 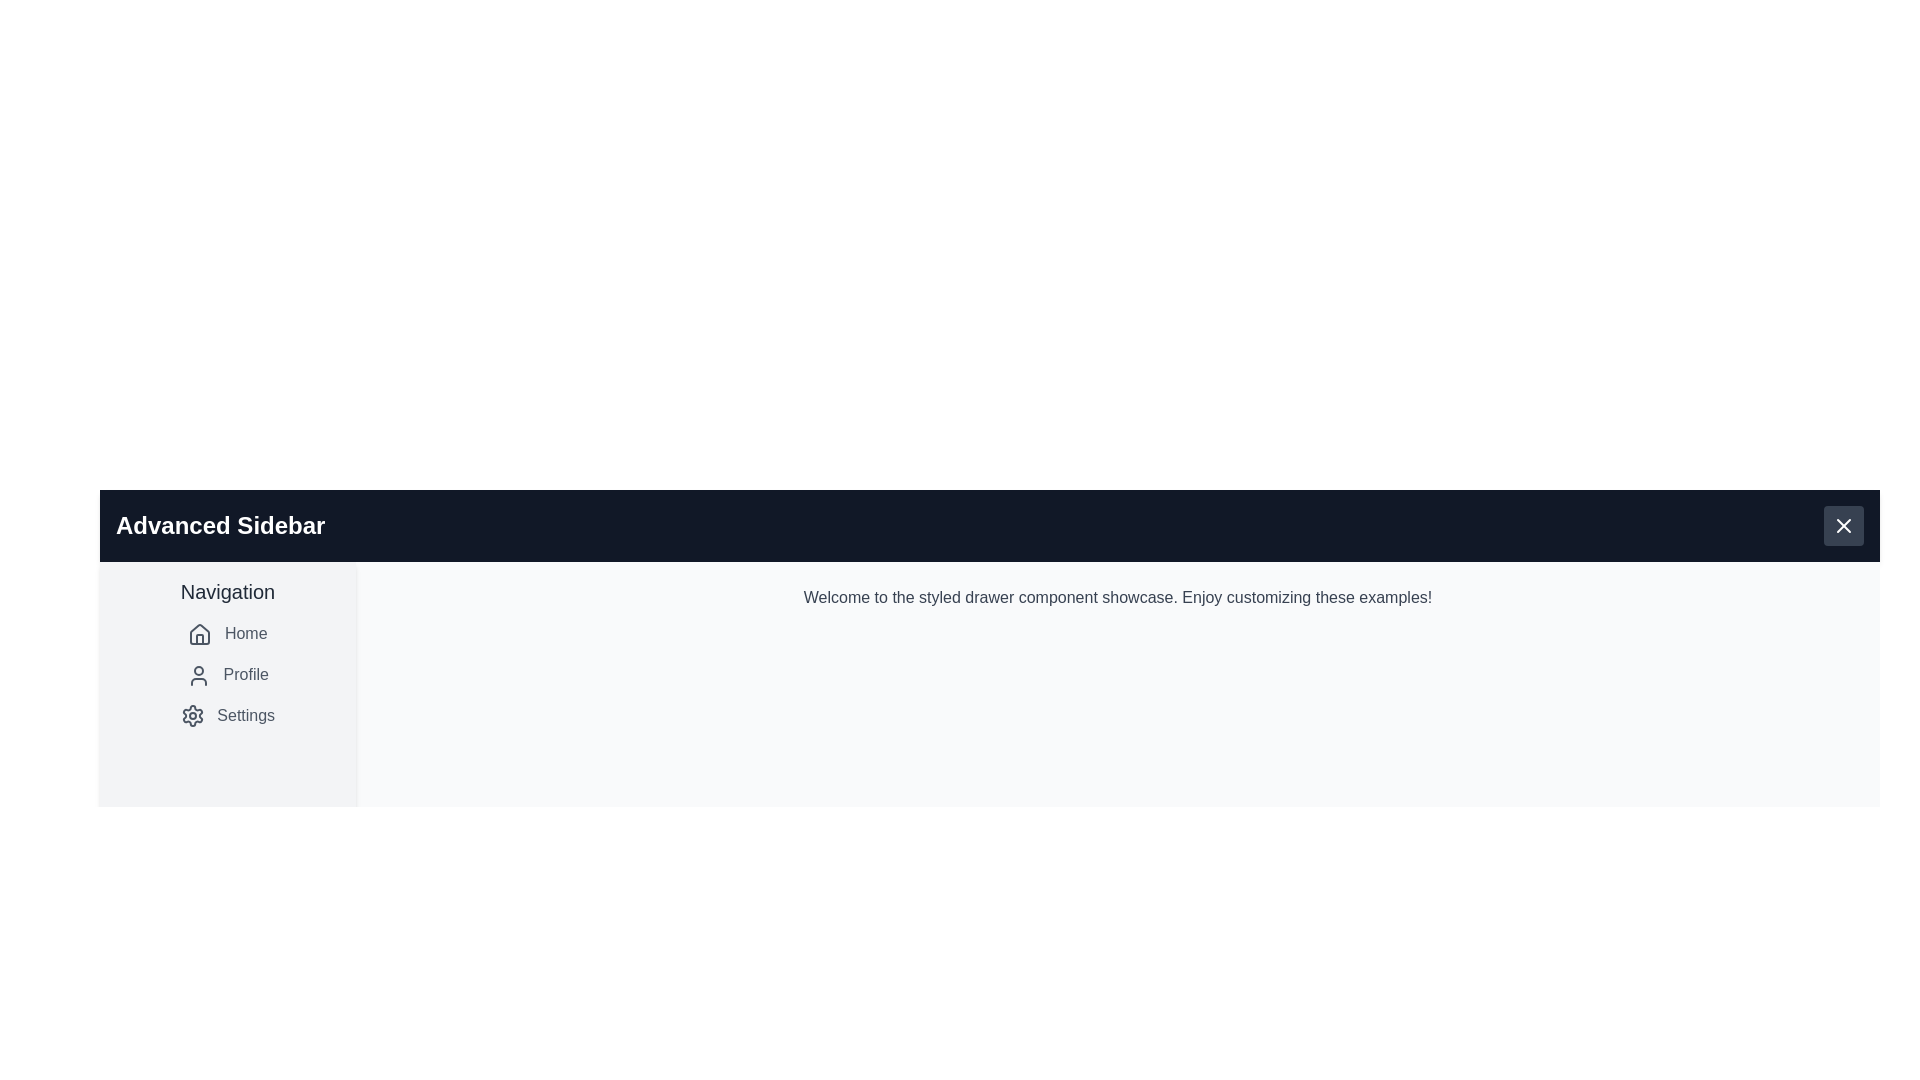 I want to click on the 'Navigation' text label at the top of the sidebar, which serves as a heading for the options below, so click(x=227, y=590).